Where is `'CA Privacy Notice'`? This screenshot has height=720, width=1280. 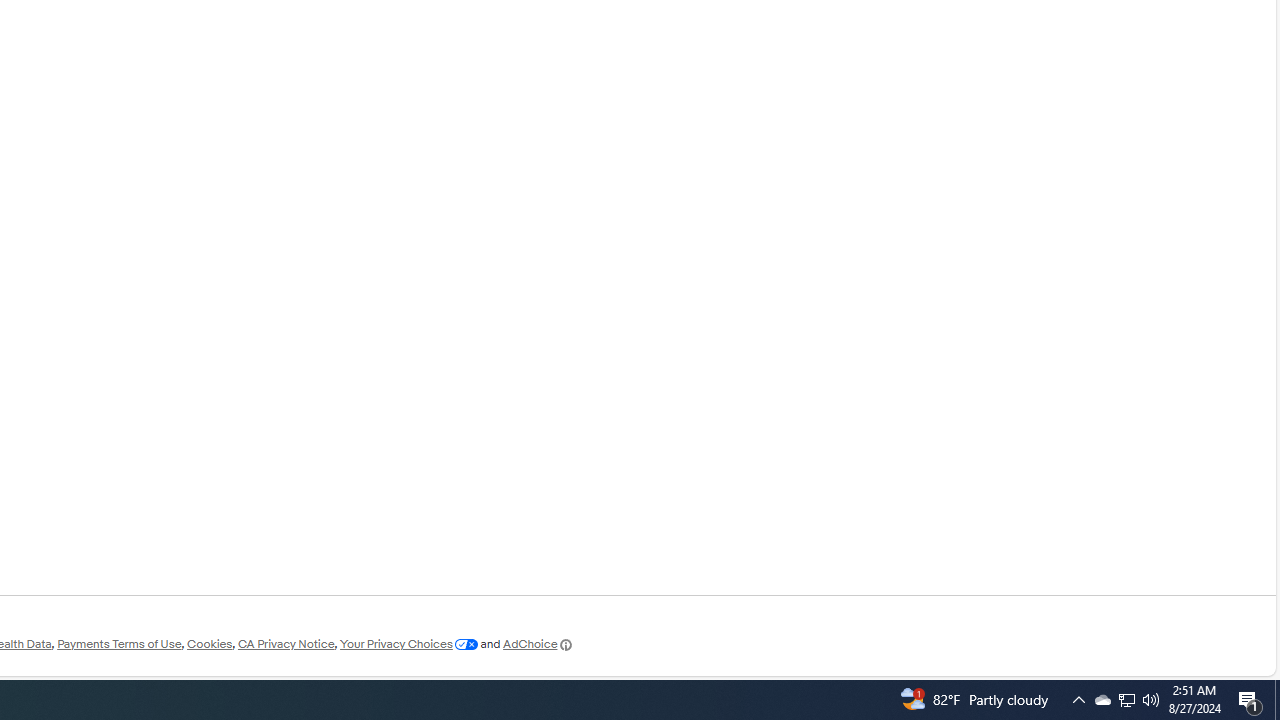
'CA Privacy Notice' is located at coordinates (285, 644).